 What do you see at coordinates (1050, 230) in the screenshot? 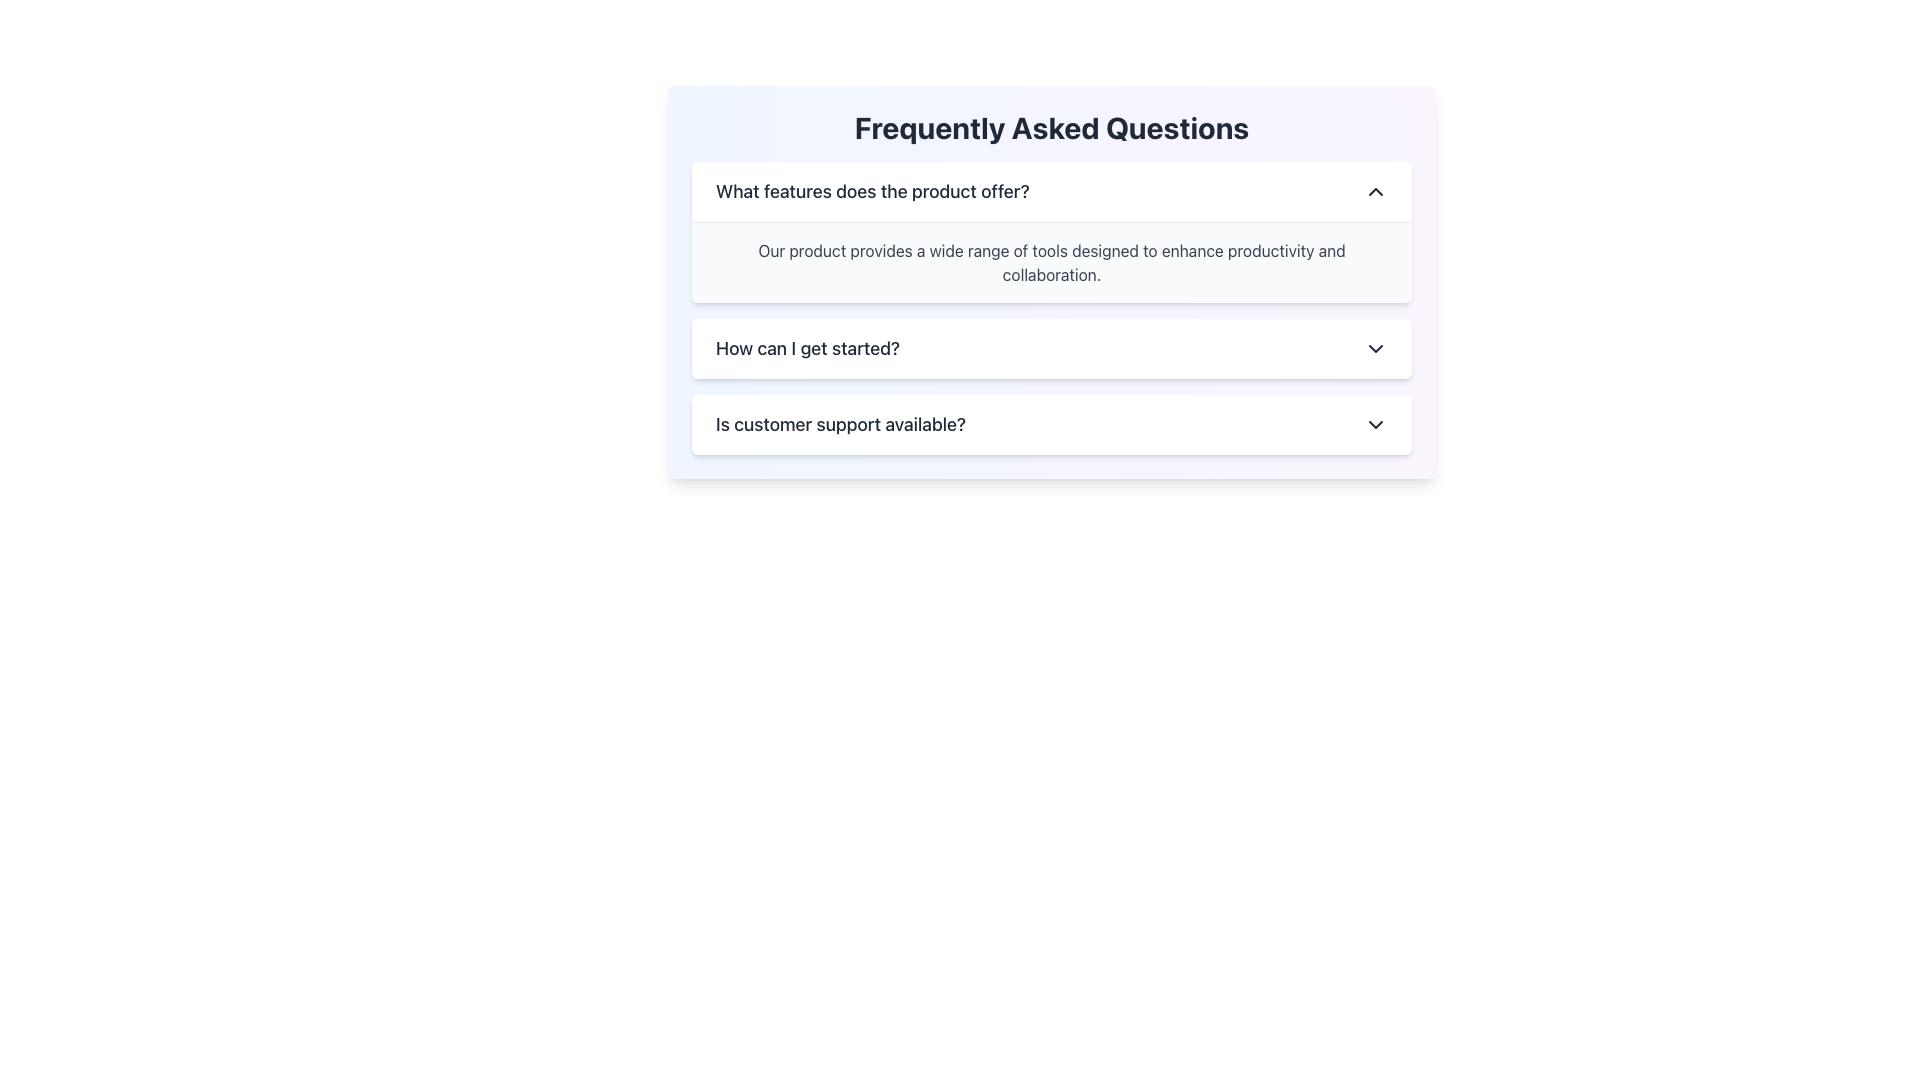
I see `the first FAQ entry under 'Frequently Asked Questions' to read its descriptive content` at bounding box center [1050, 230].